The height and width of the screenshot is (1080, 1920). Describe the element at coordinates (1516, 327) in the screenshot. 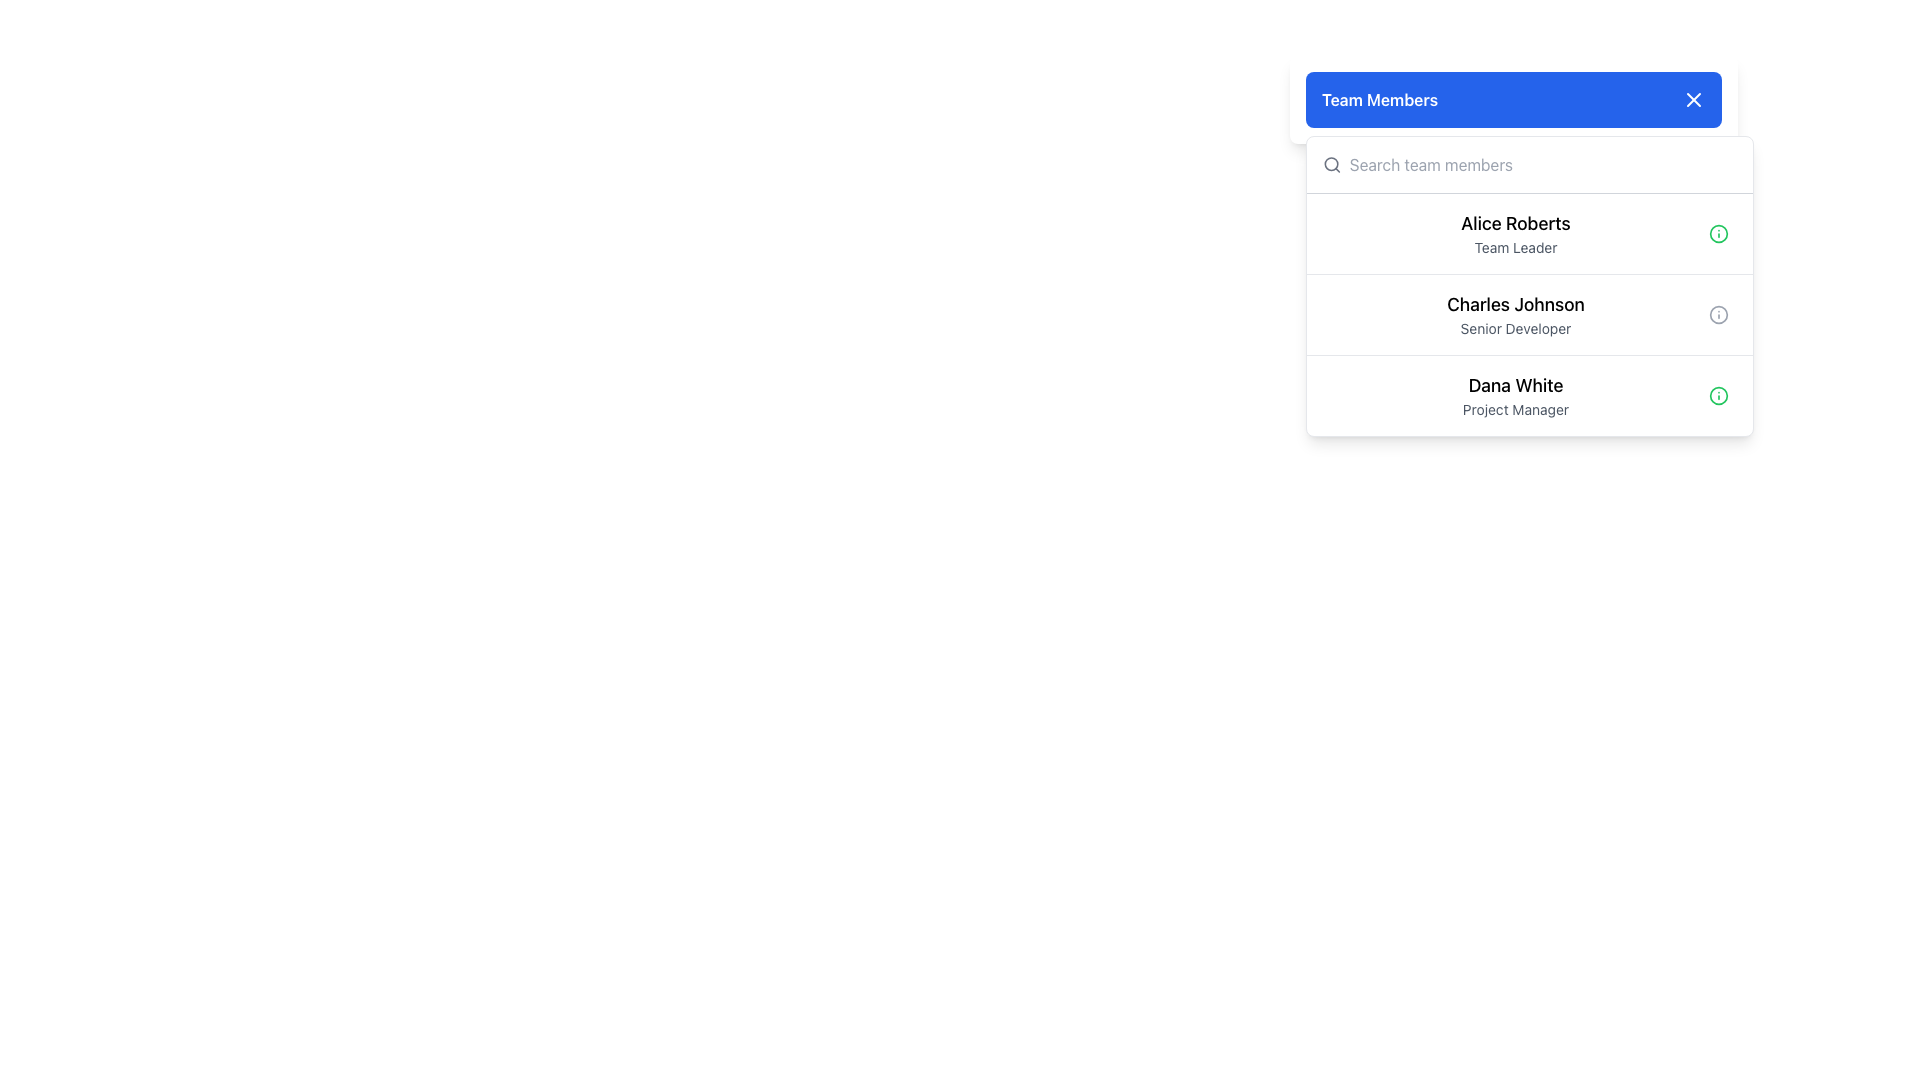

I see `the text label displaying the role of 'Charles Johnson' located directly below his name within the 'Team Members' dropdown panel` at that location.